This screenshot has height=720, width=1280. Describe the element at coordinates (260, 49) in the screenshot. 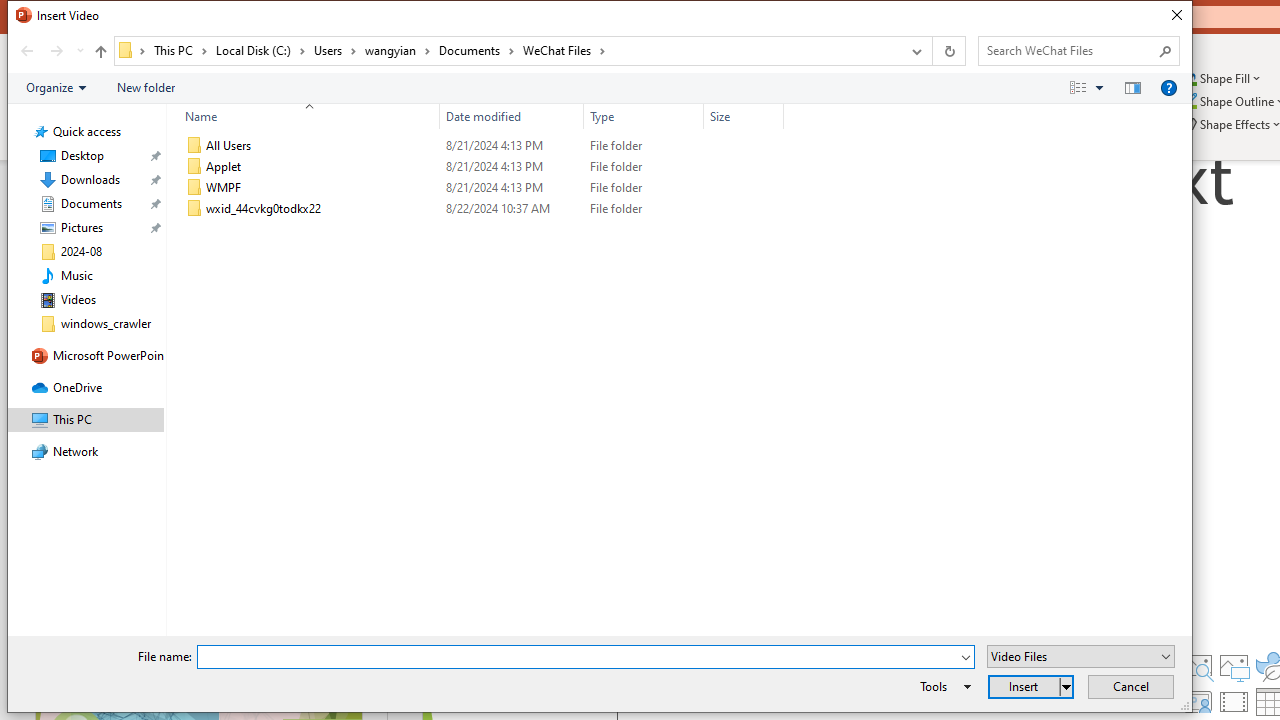

I see `'Local Disk (C:)'` at that location.